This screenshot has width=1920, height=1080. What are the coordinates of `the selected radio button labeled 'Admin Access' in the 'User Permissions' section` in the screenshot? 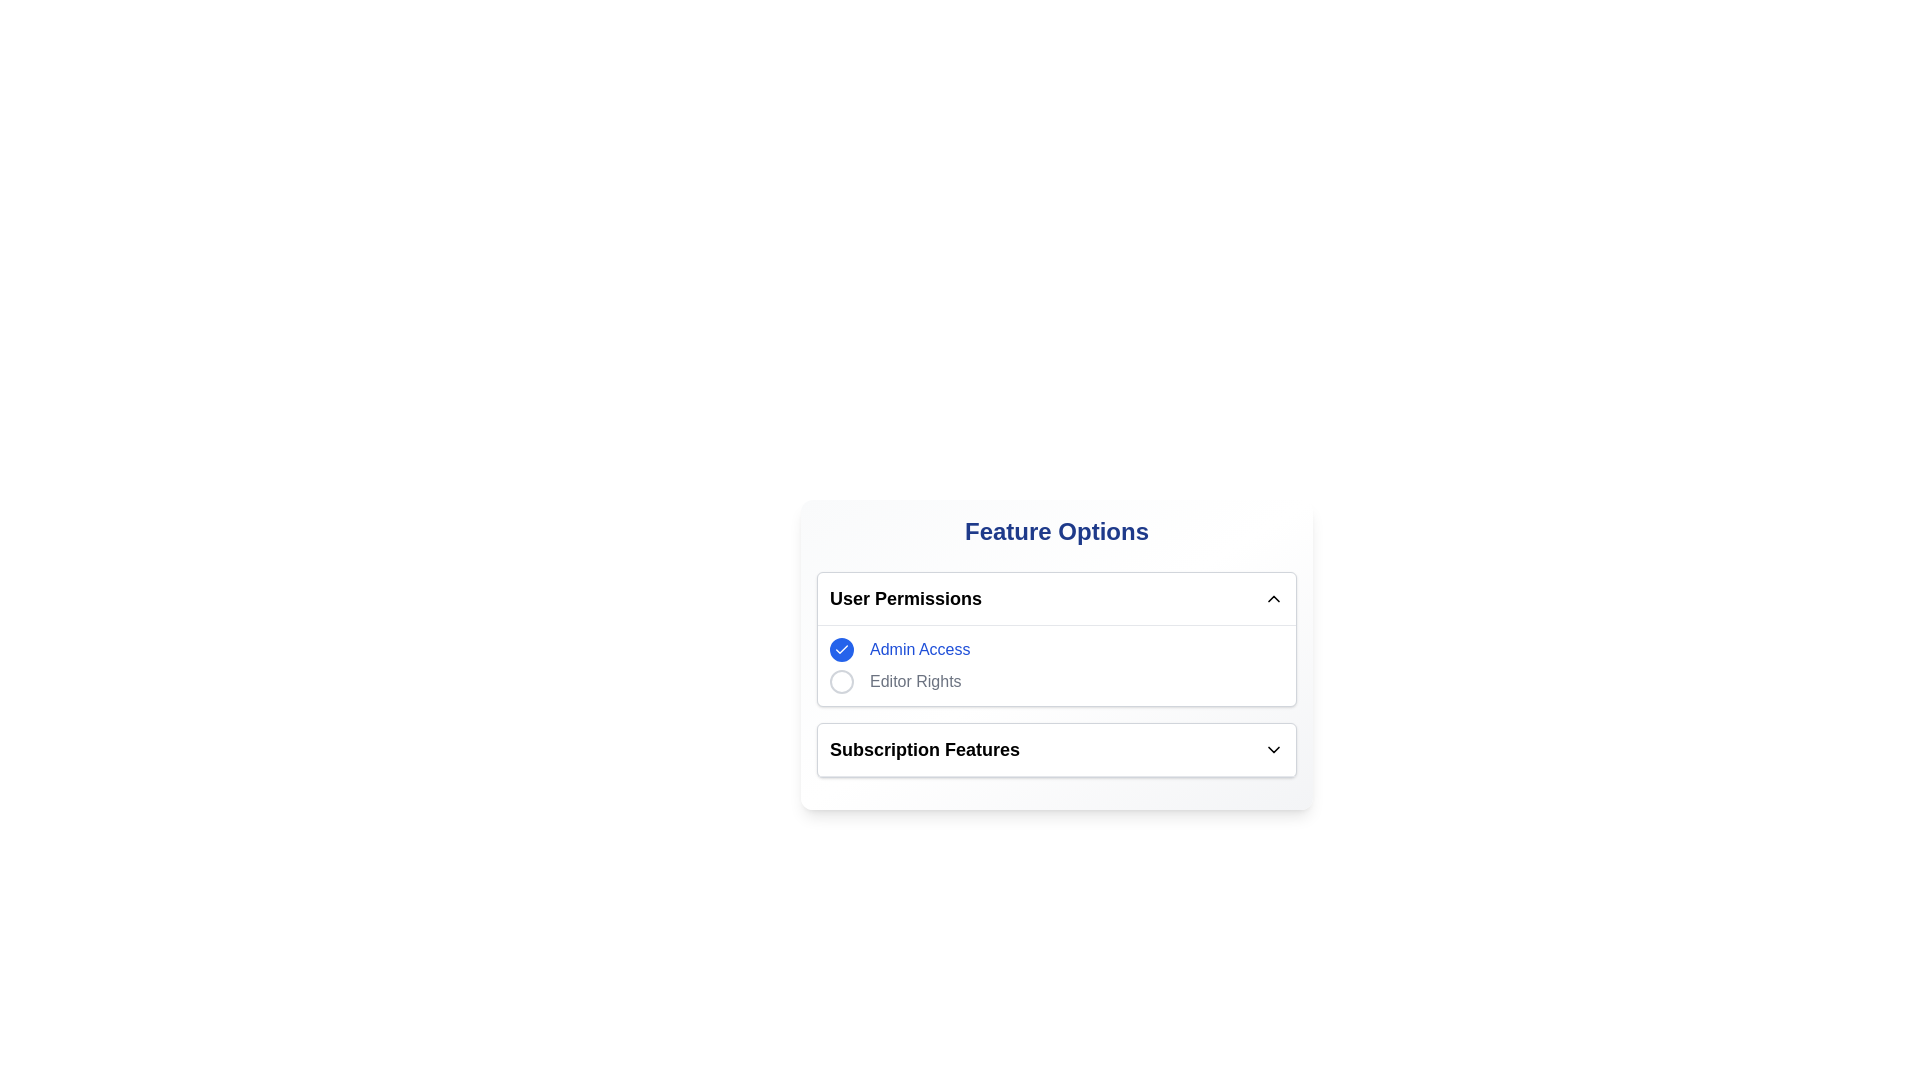 It's located at (1055, 650).